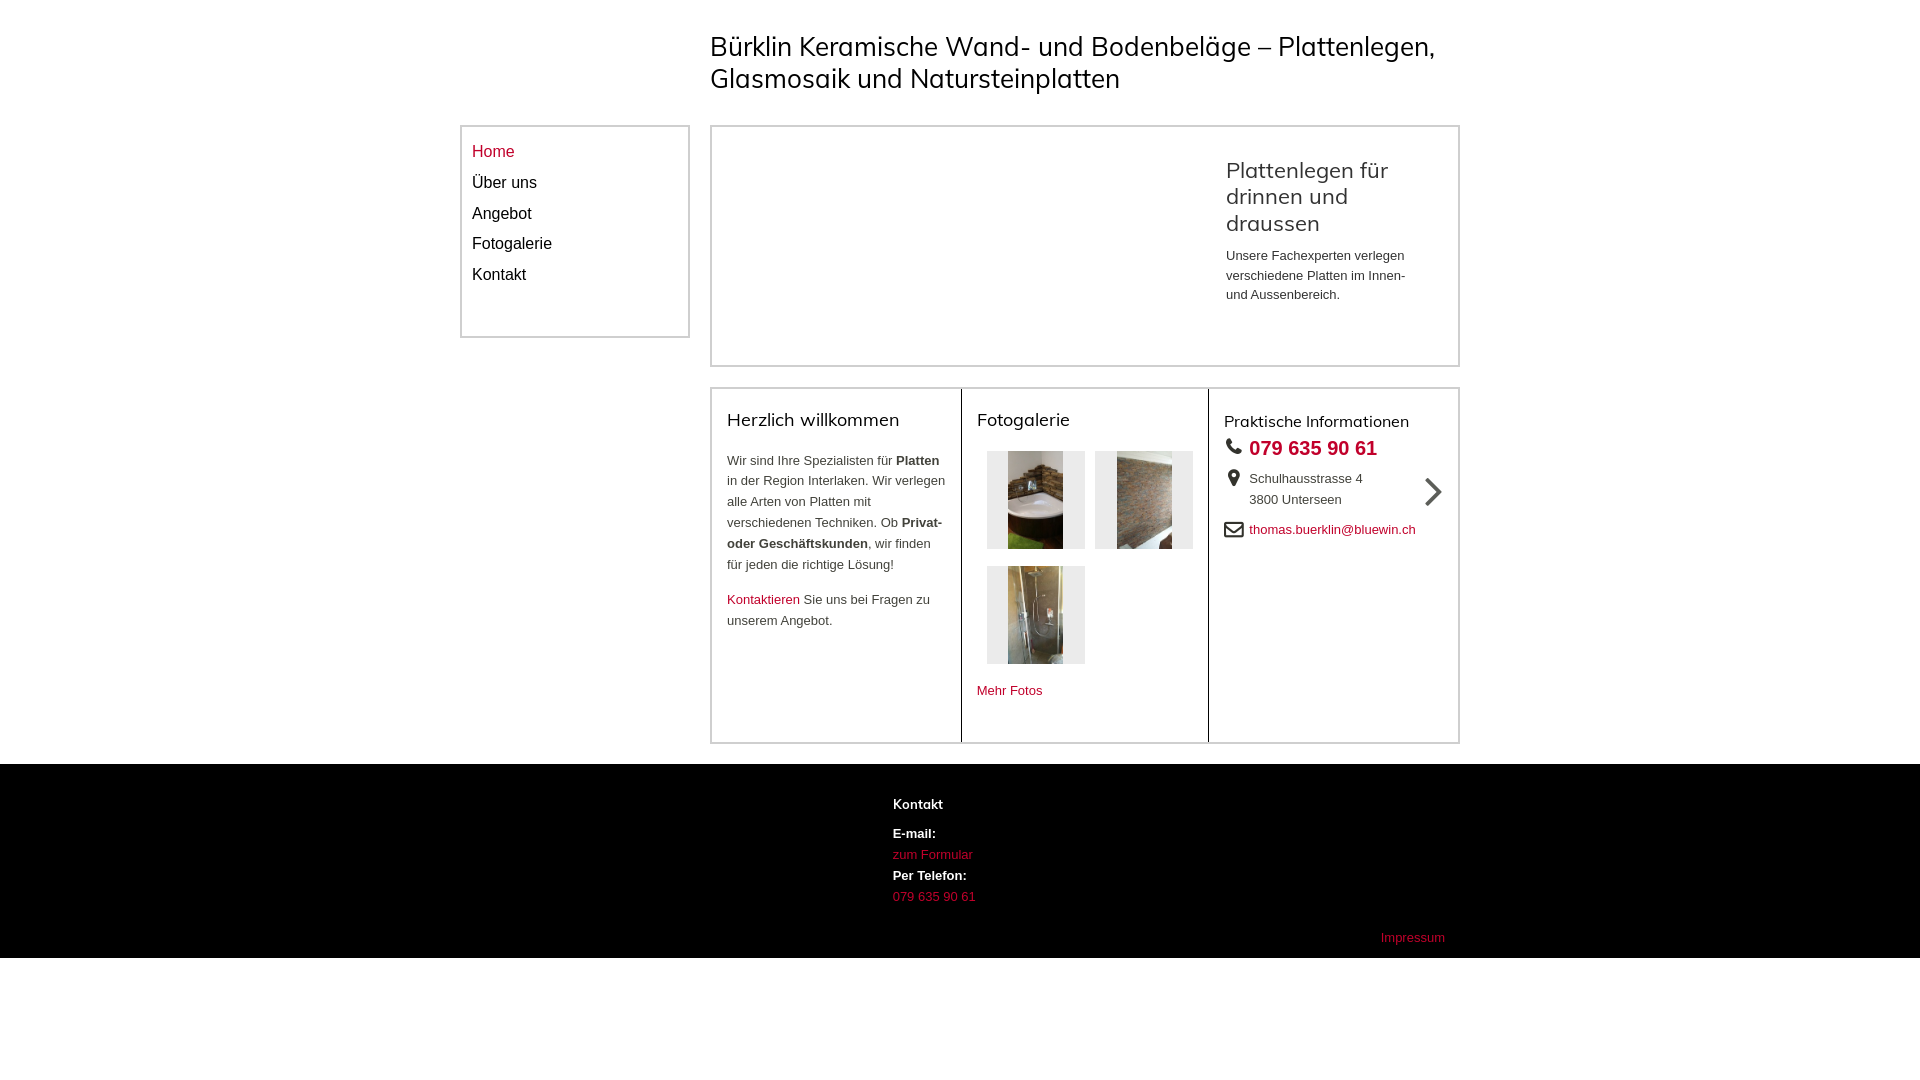  Describe the element at coordinates (574, 243) in the screenshot. I see `'Fotogalerie'` at that location.